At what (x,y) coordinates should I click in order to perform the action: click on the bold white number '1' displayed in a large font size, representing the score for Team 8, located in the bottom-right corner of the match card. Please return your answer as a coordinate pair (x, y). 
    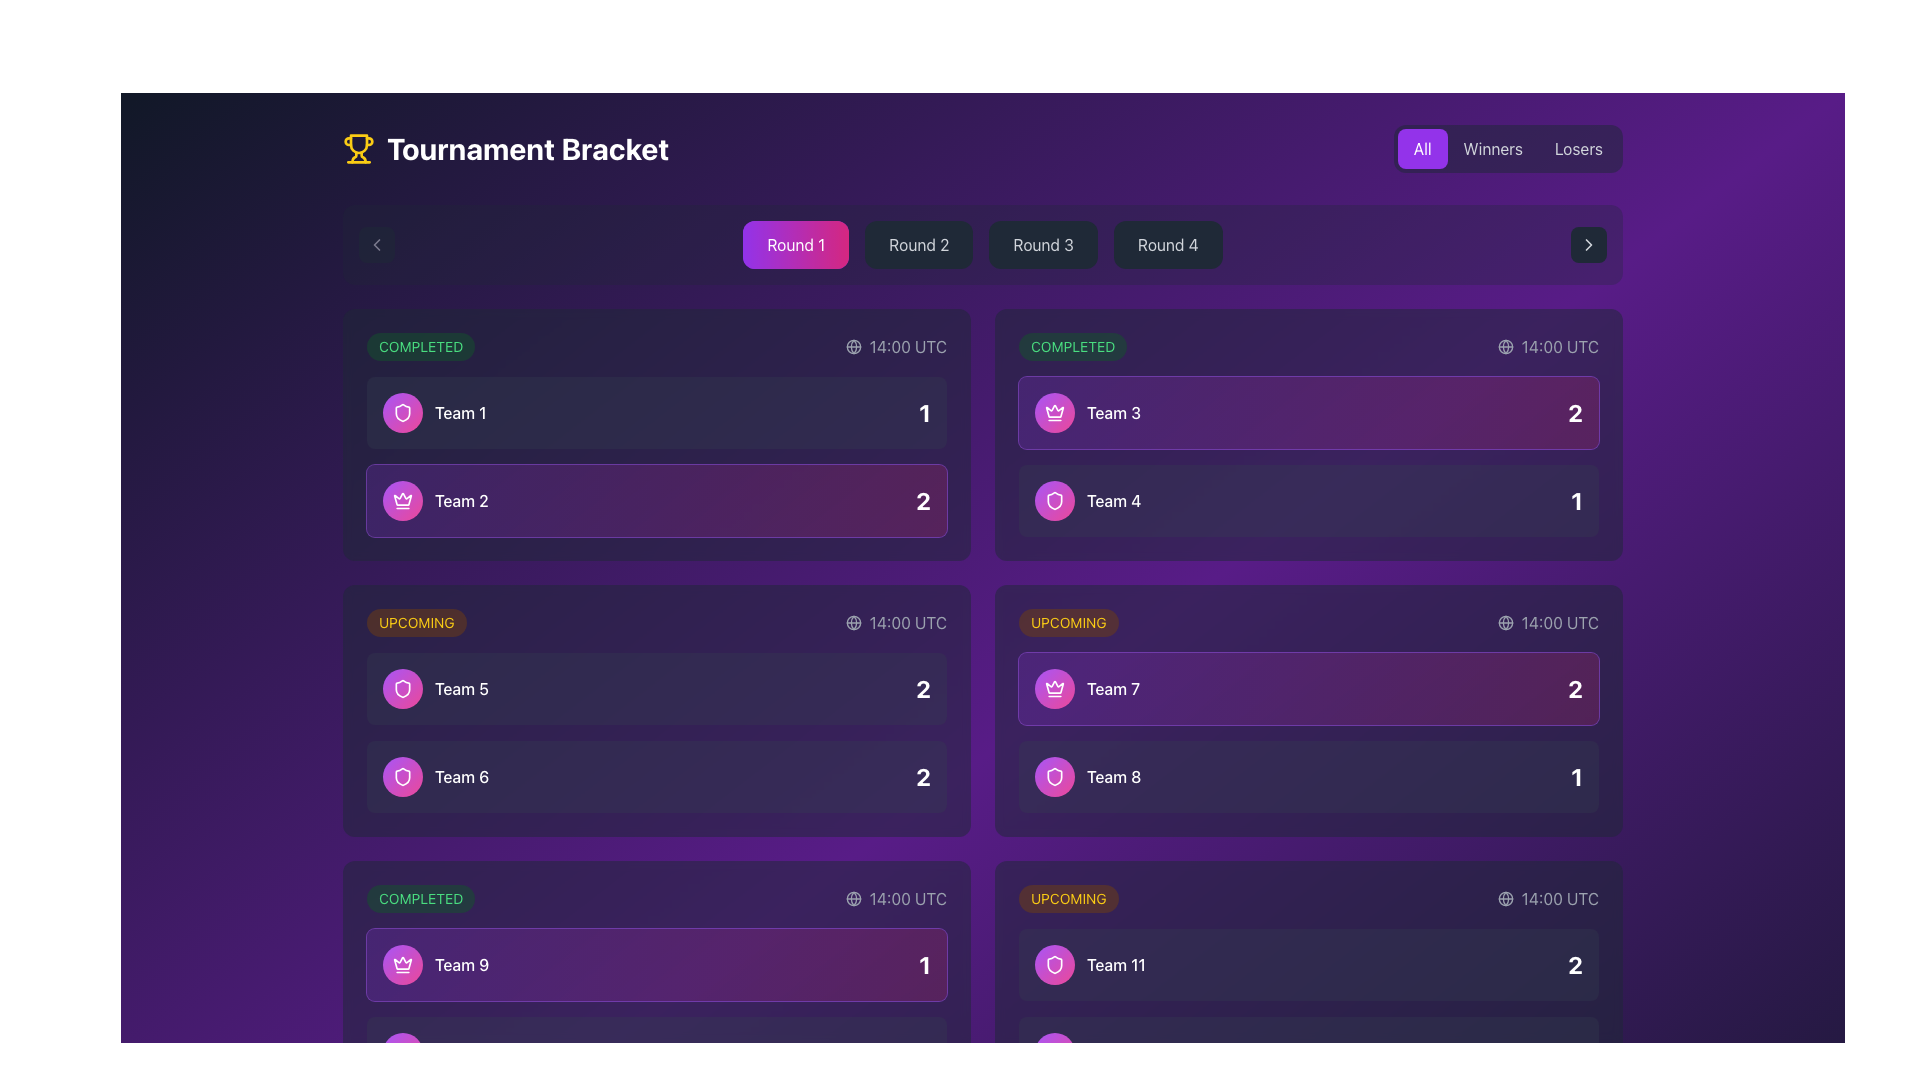
    Looking at the image, I should click on (1576, 775).